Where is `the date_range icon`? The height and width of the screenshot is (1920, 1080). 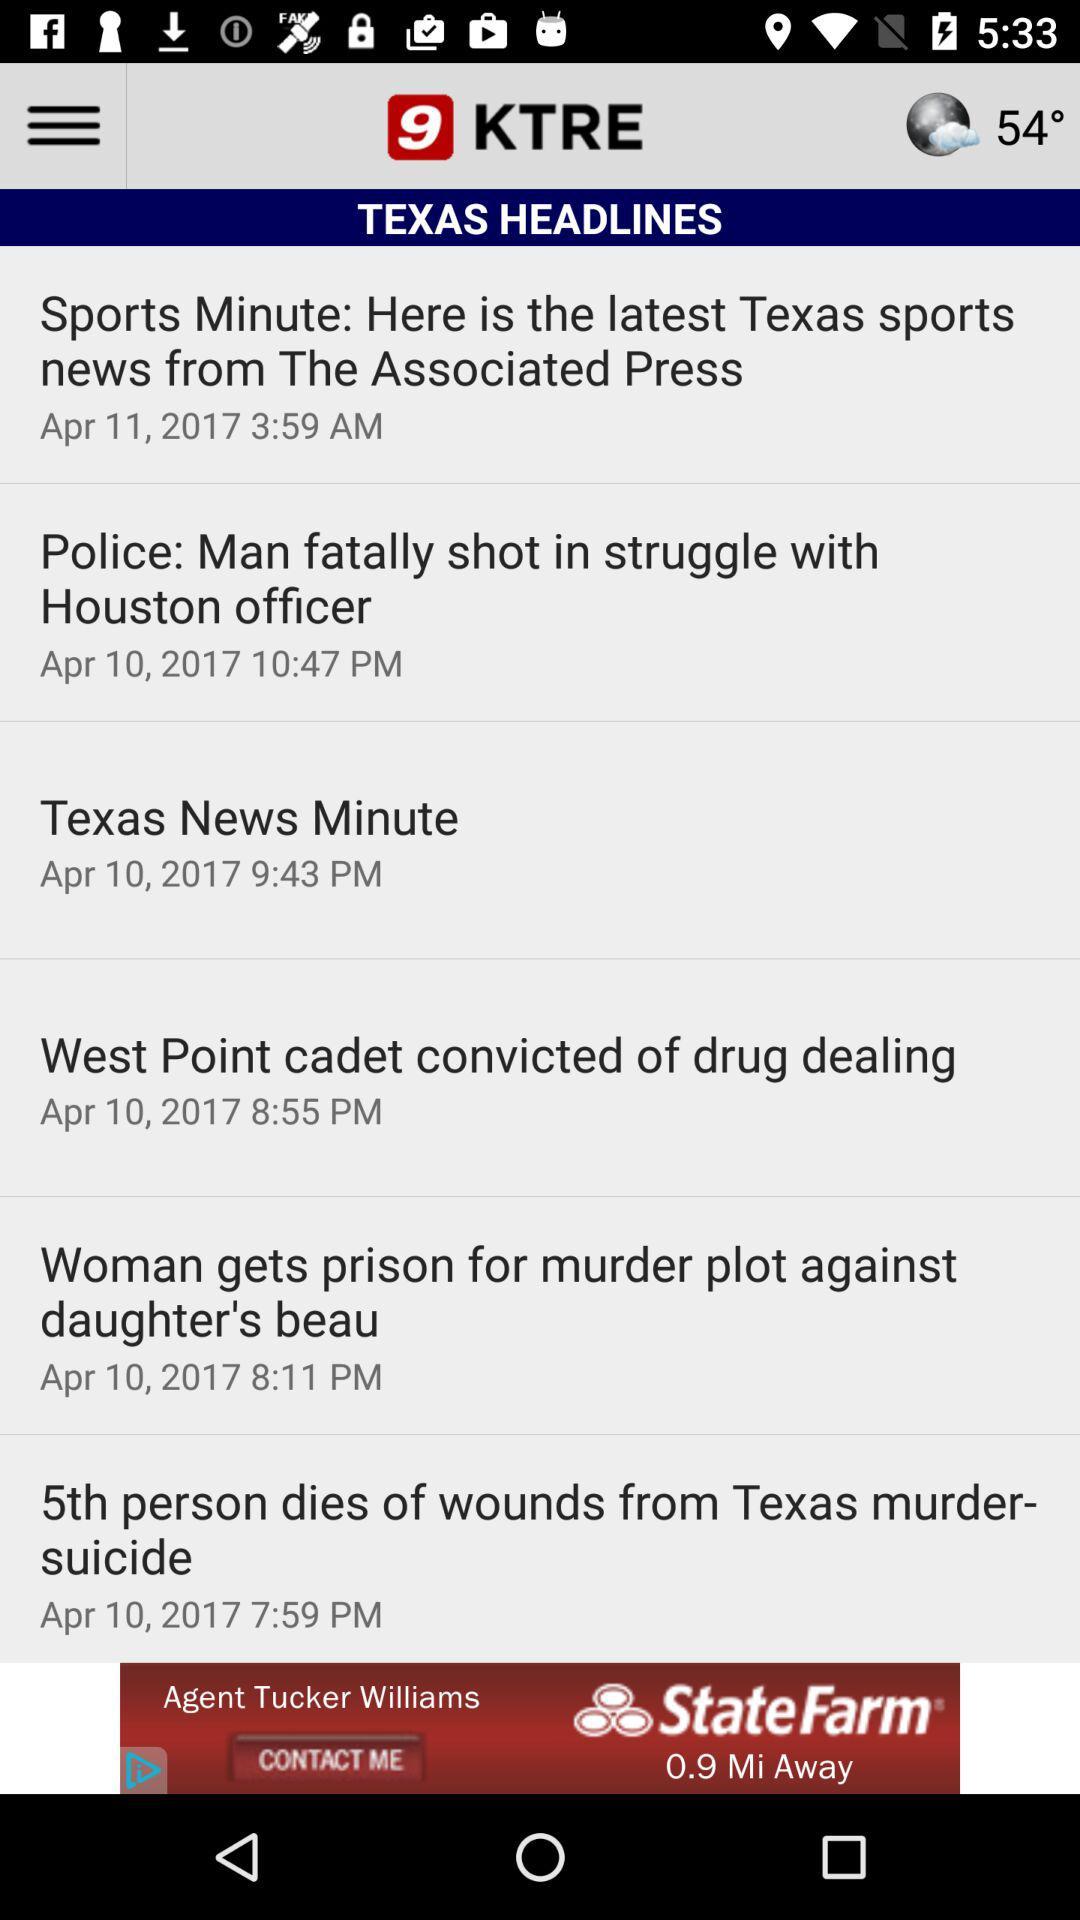 the date_range icon is located at coordinates (540, 124).